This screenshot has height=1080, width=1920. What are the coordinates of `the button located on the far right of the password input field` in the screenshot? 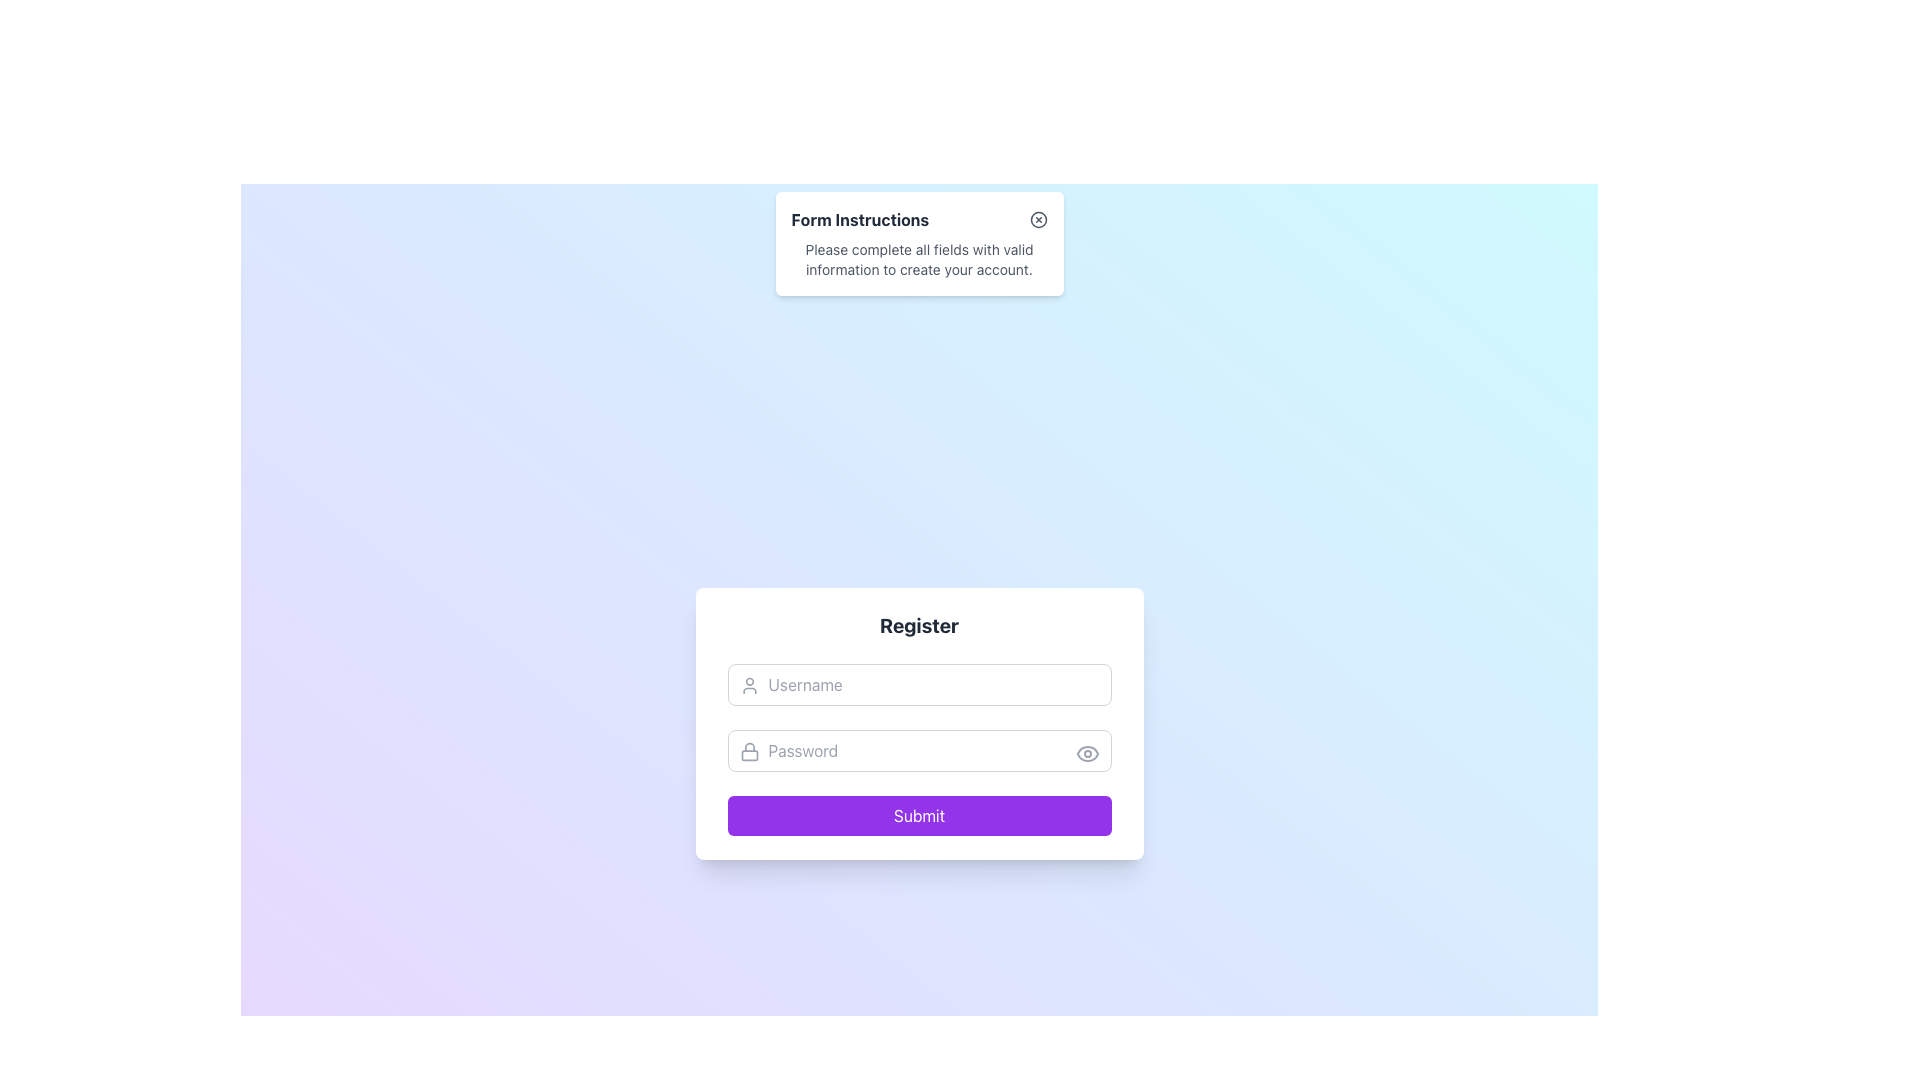 It's located at (1086, 753).